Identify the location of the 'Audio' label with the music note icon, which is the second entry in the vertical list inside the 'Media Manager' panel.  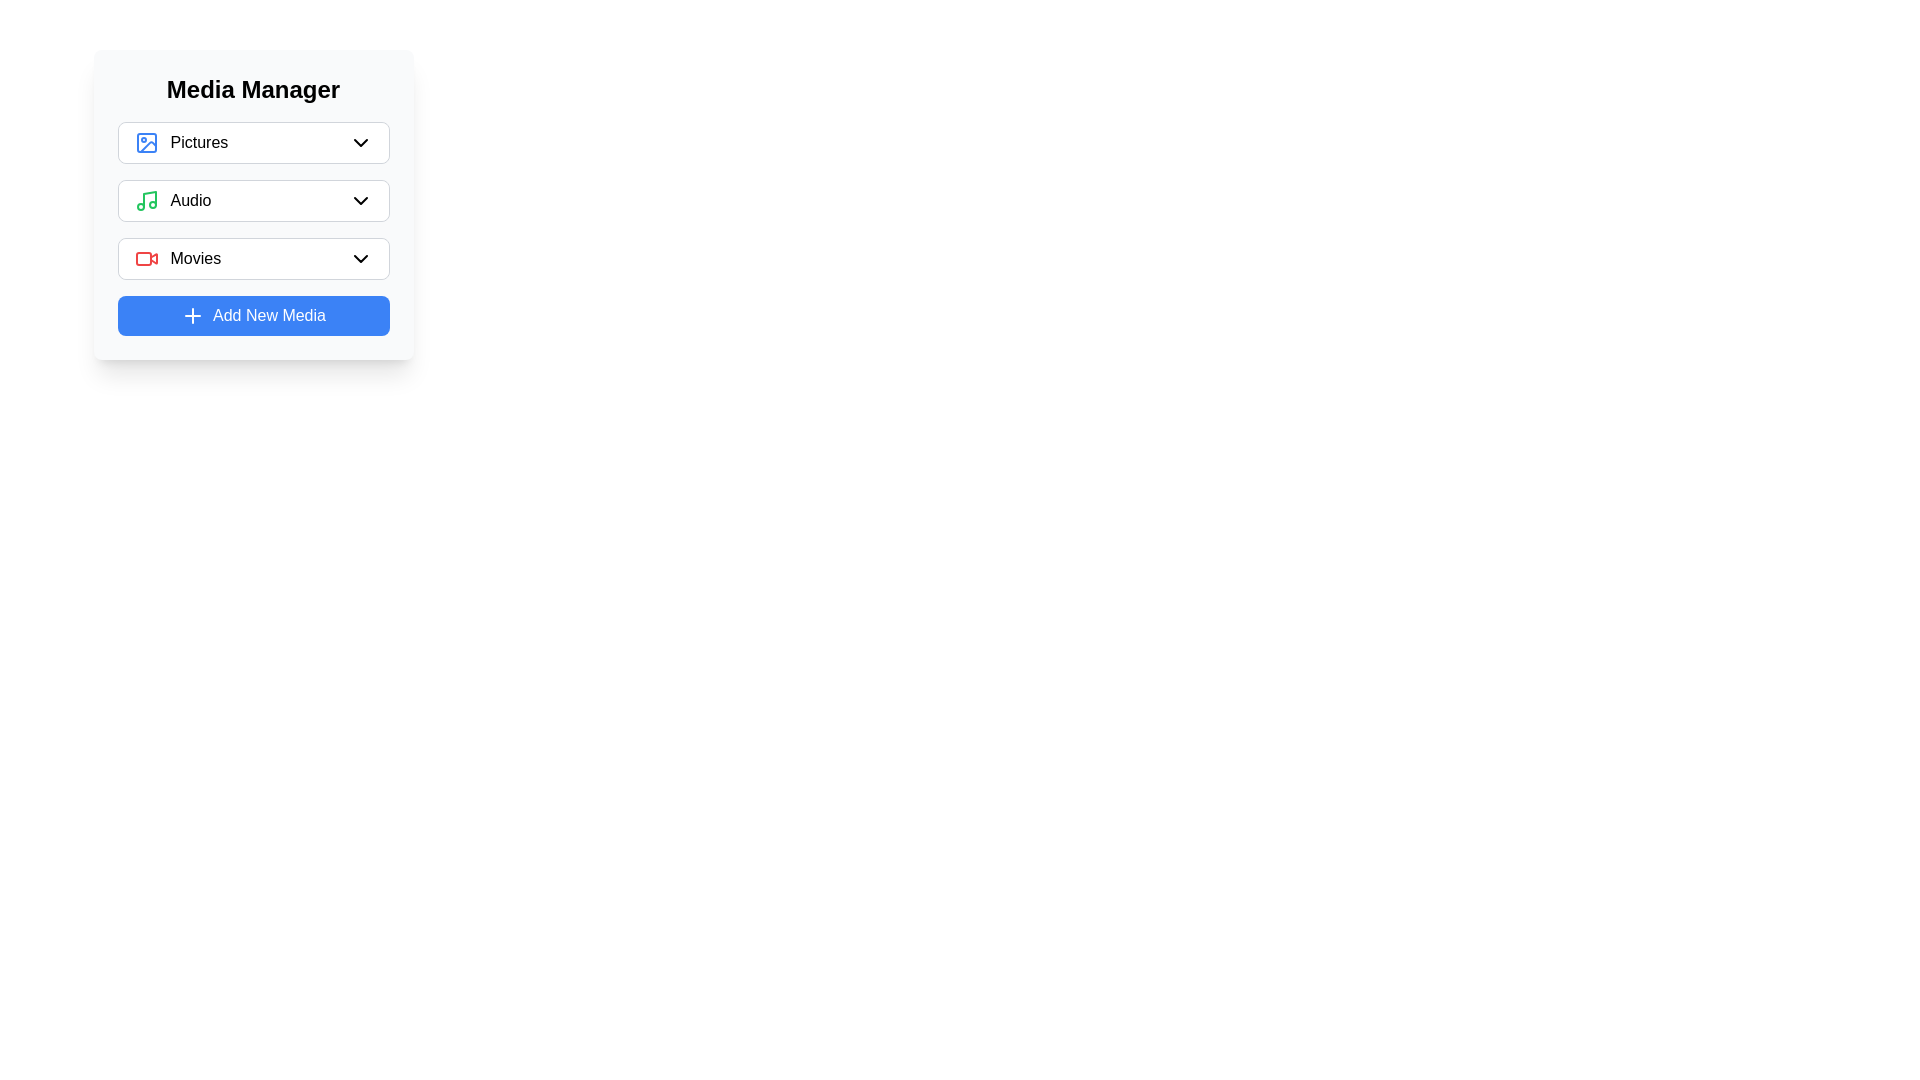
(172, 200).